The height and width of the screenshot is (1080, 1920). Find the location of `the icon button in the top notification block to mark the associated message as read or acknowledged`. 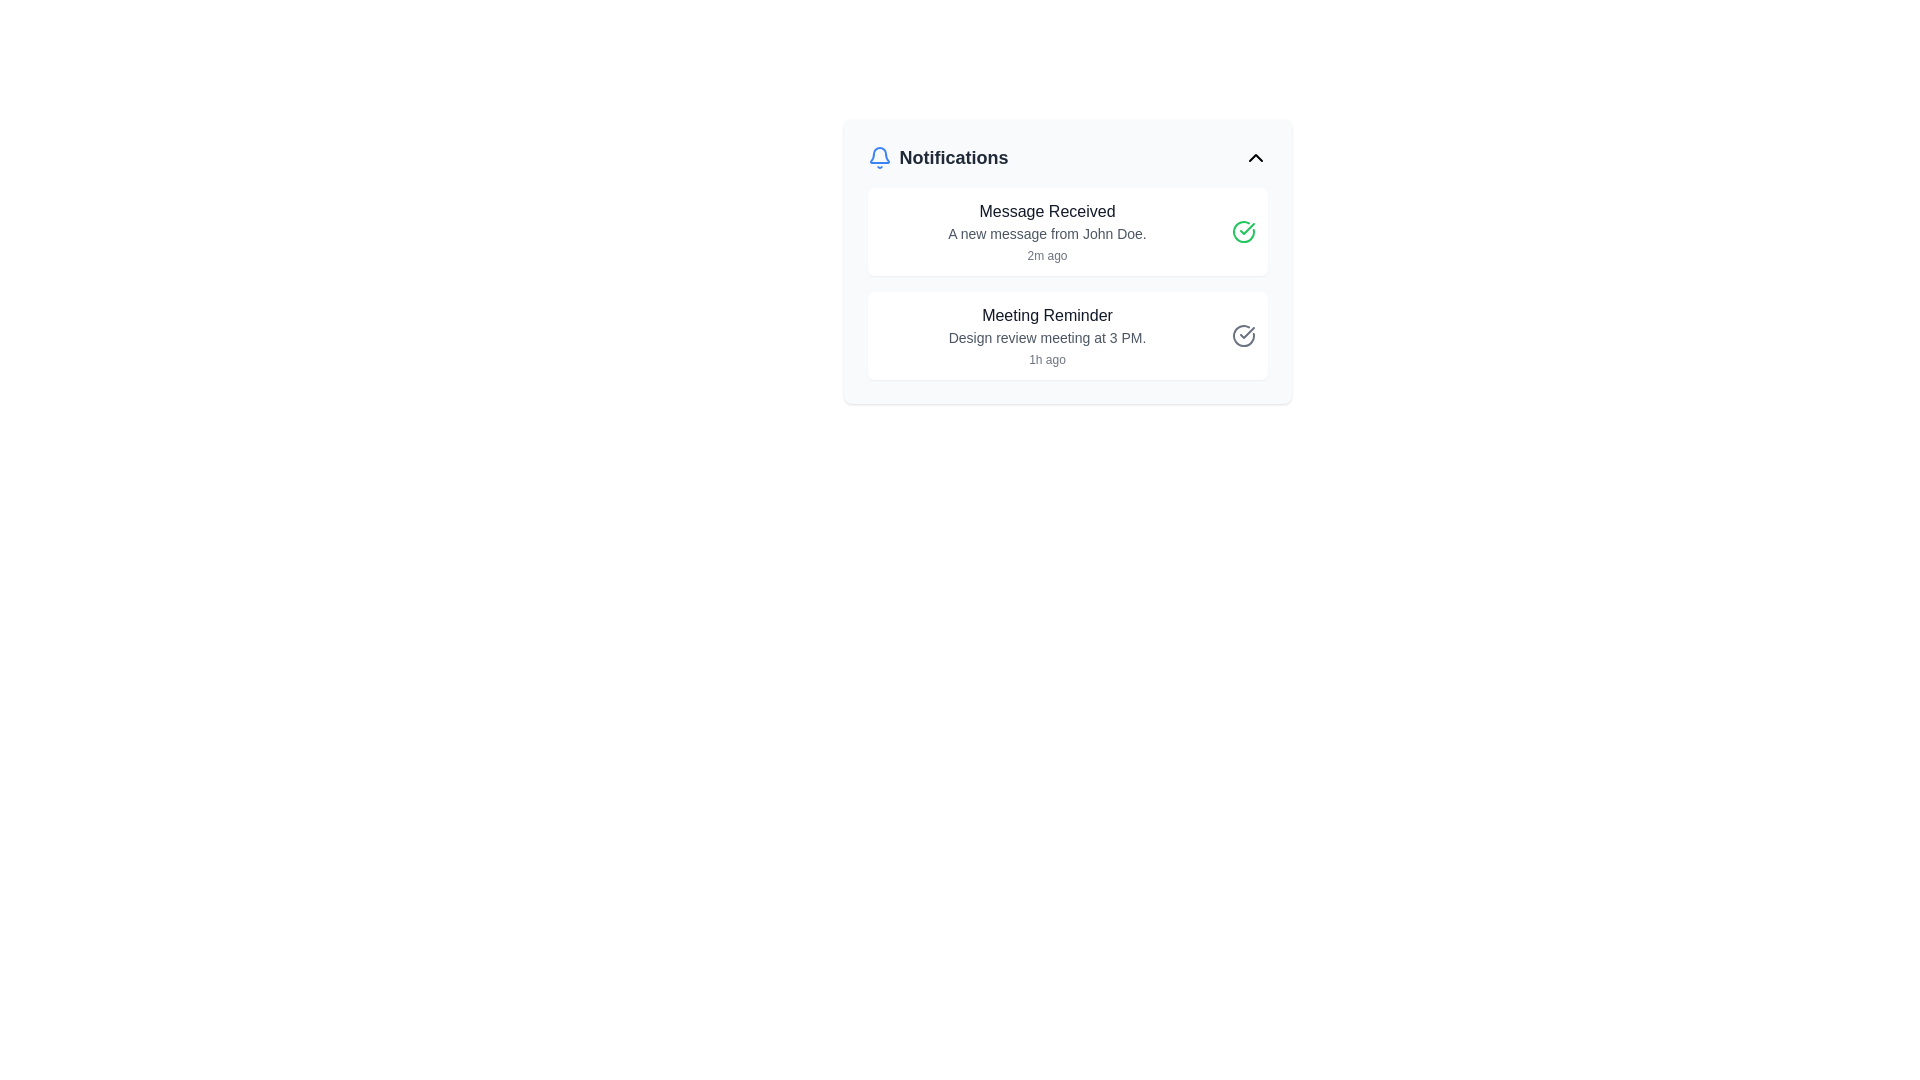

the icon button in the top notification block to mark the associated message as read or acknowledged is located at coordinates (1242, 230).